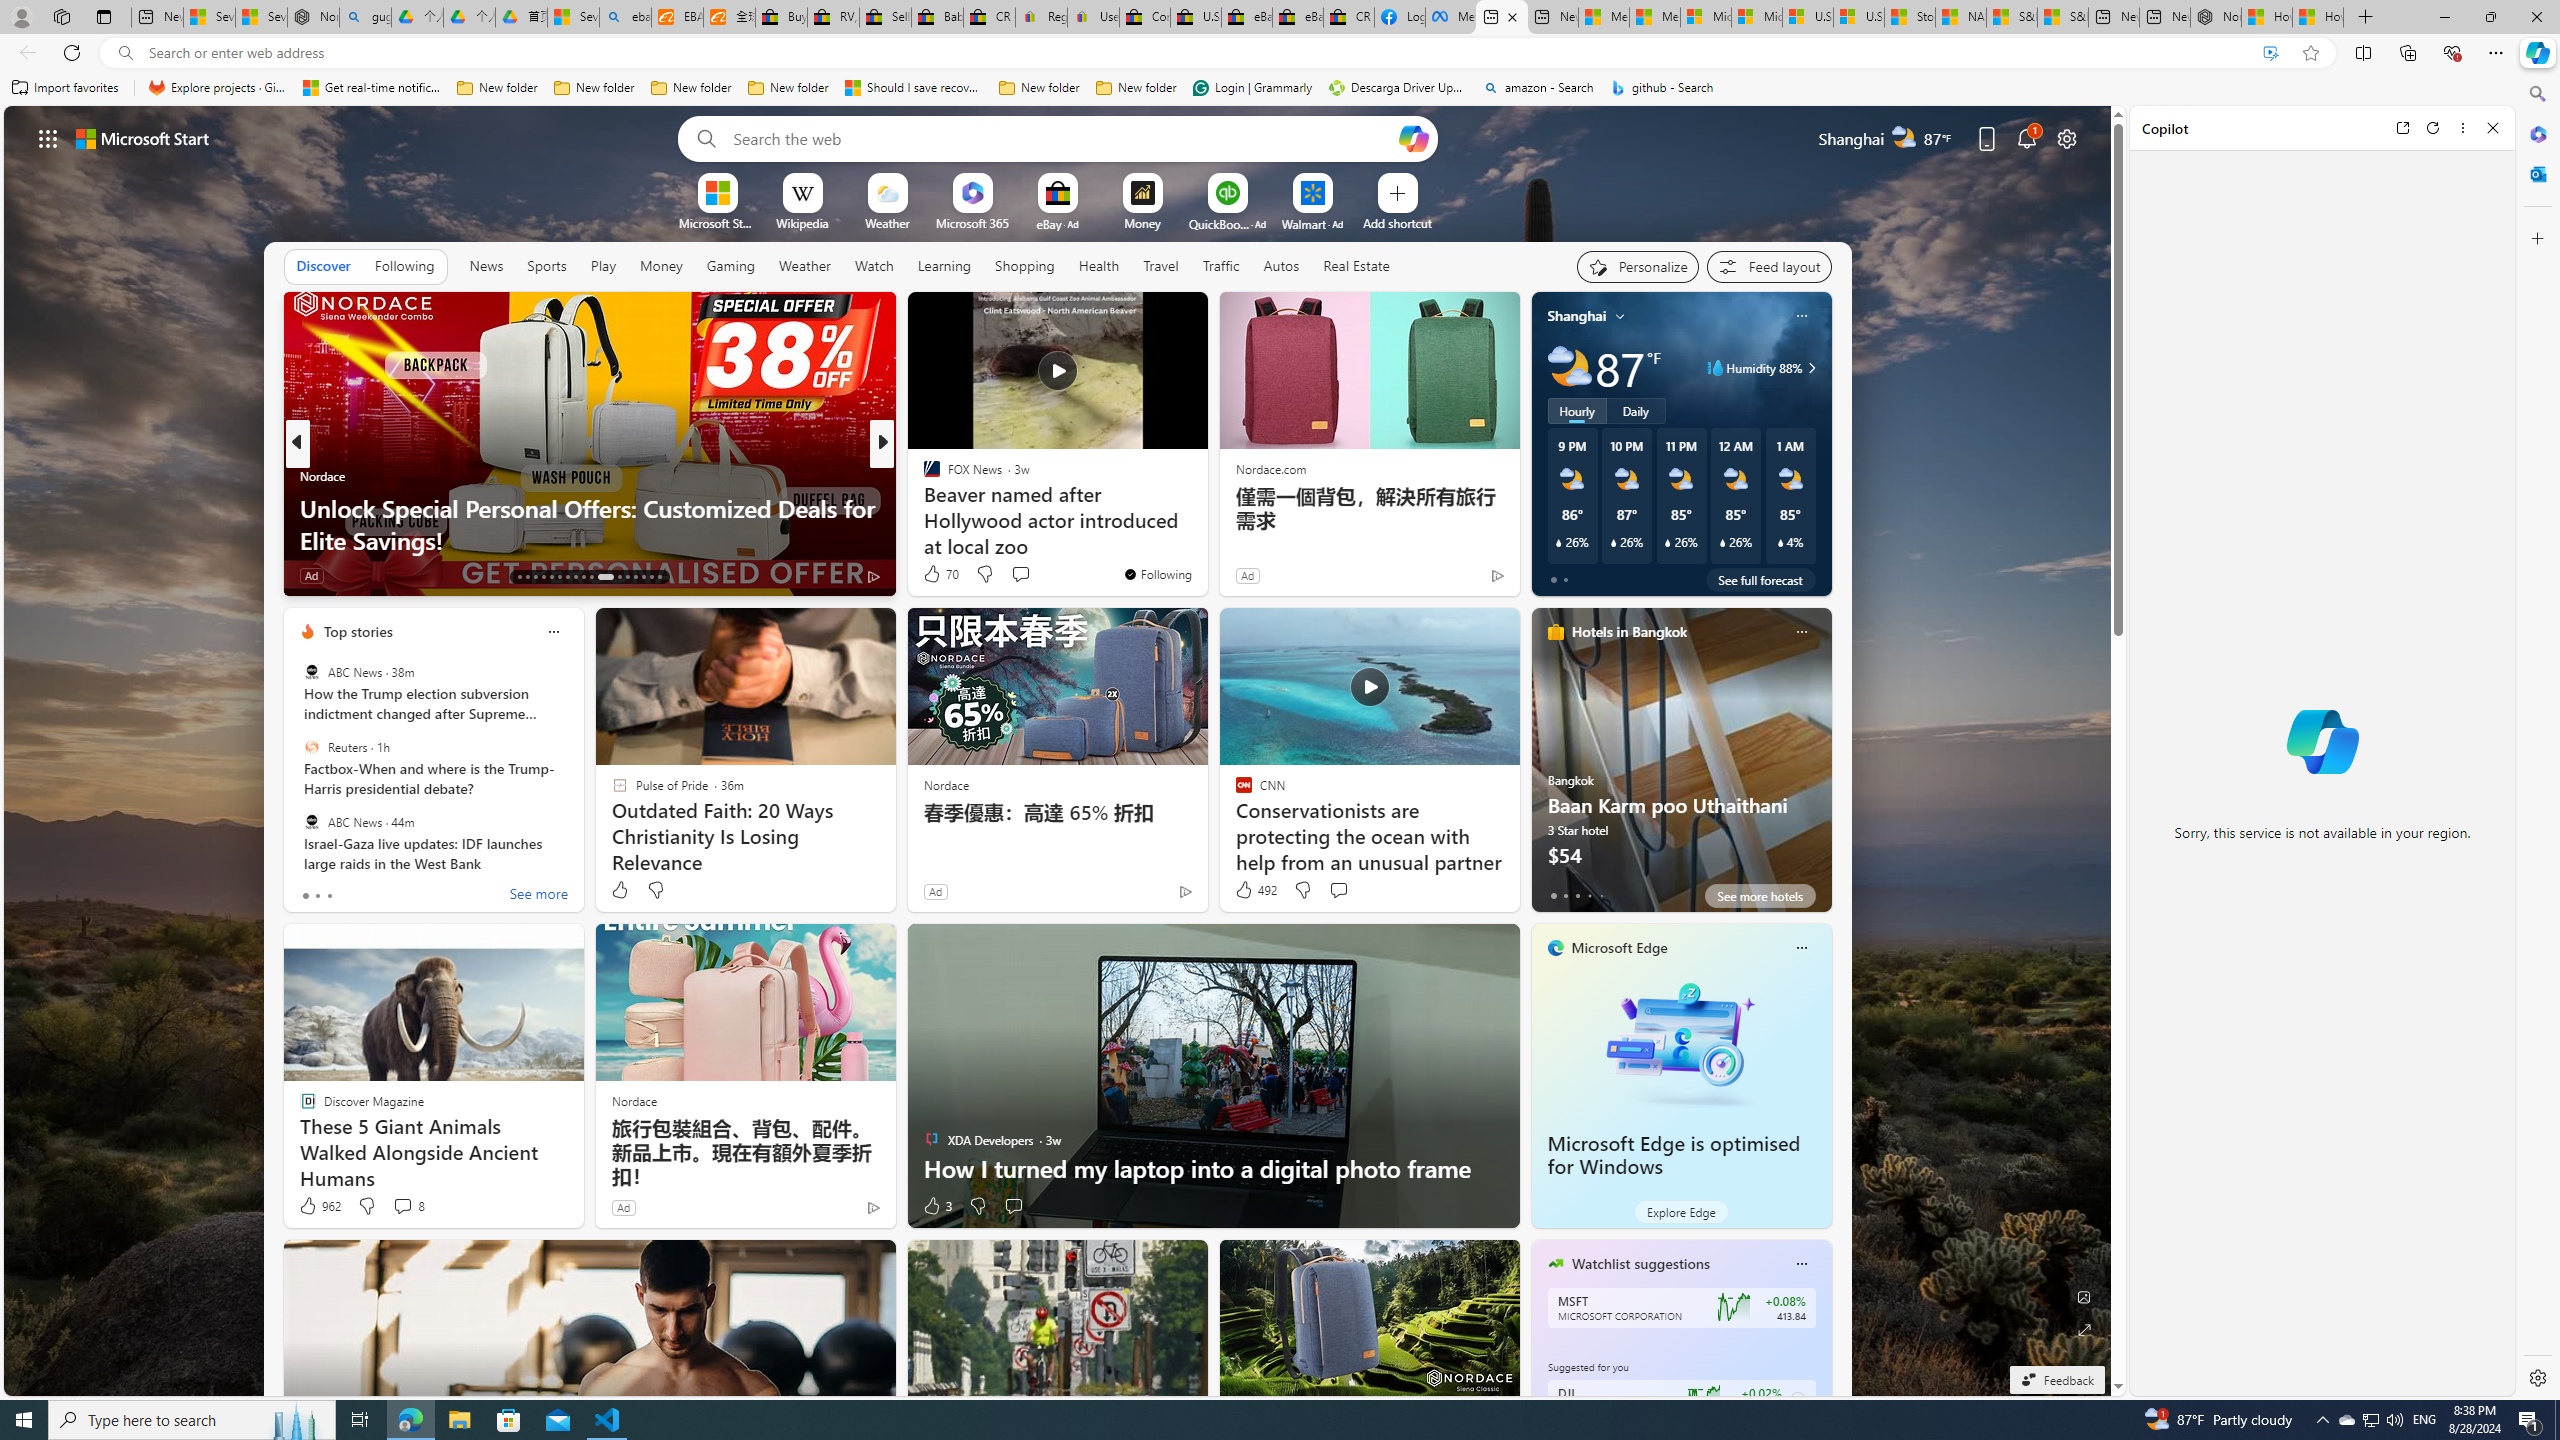  I want to click on 'Gaming', so click(729, 265).